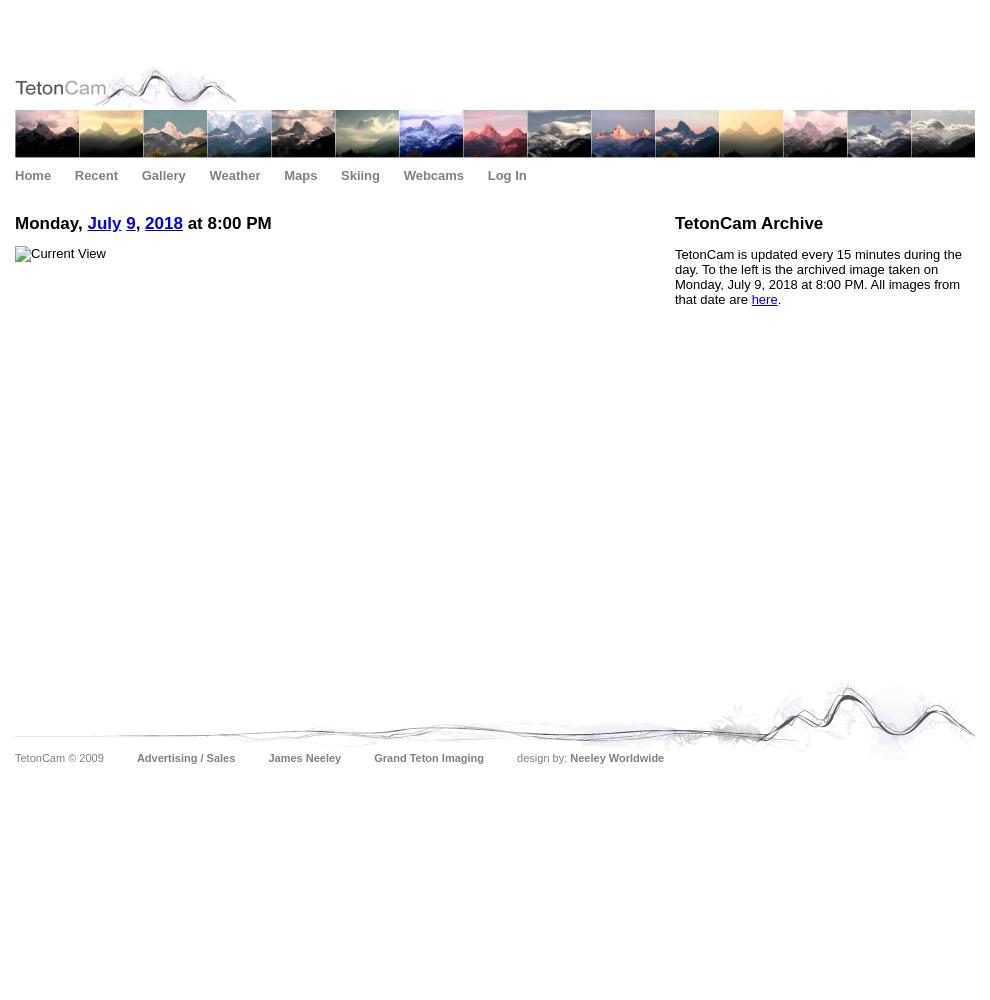 Image resolution: width=990 pixels, height=1000 pixels. What do you see at coordinates (225, 222) in the screenshot?
I see `'at 8:00 PM'` at bounding box center [225, 222].